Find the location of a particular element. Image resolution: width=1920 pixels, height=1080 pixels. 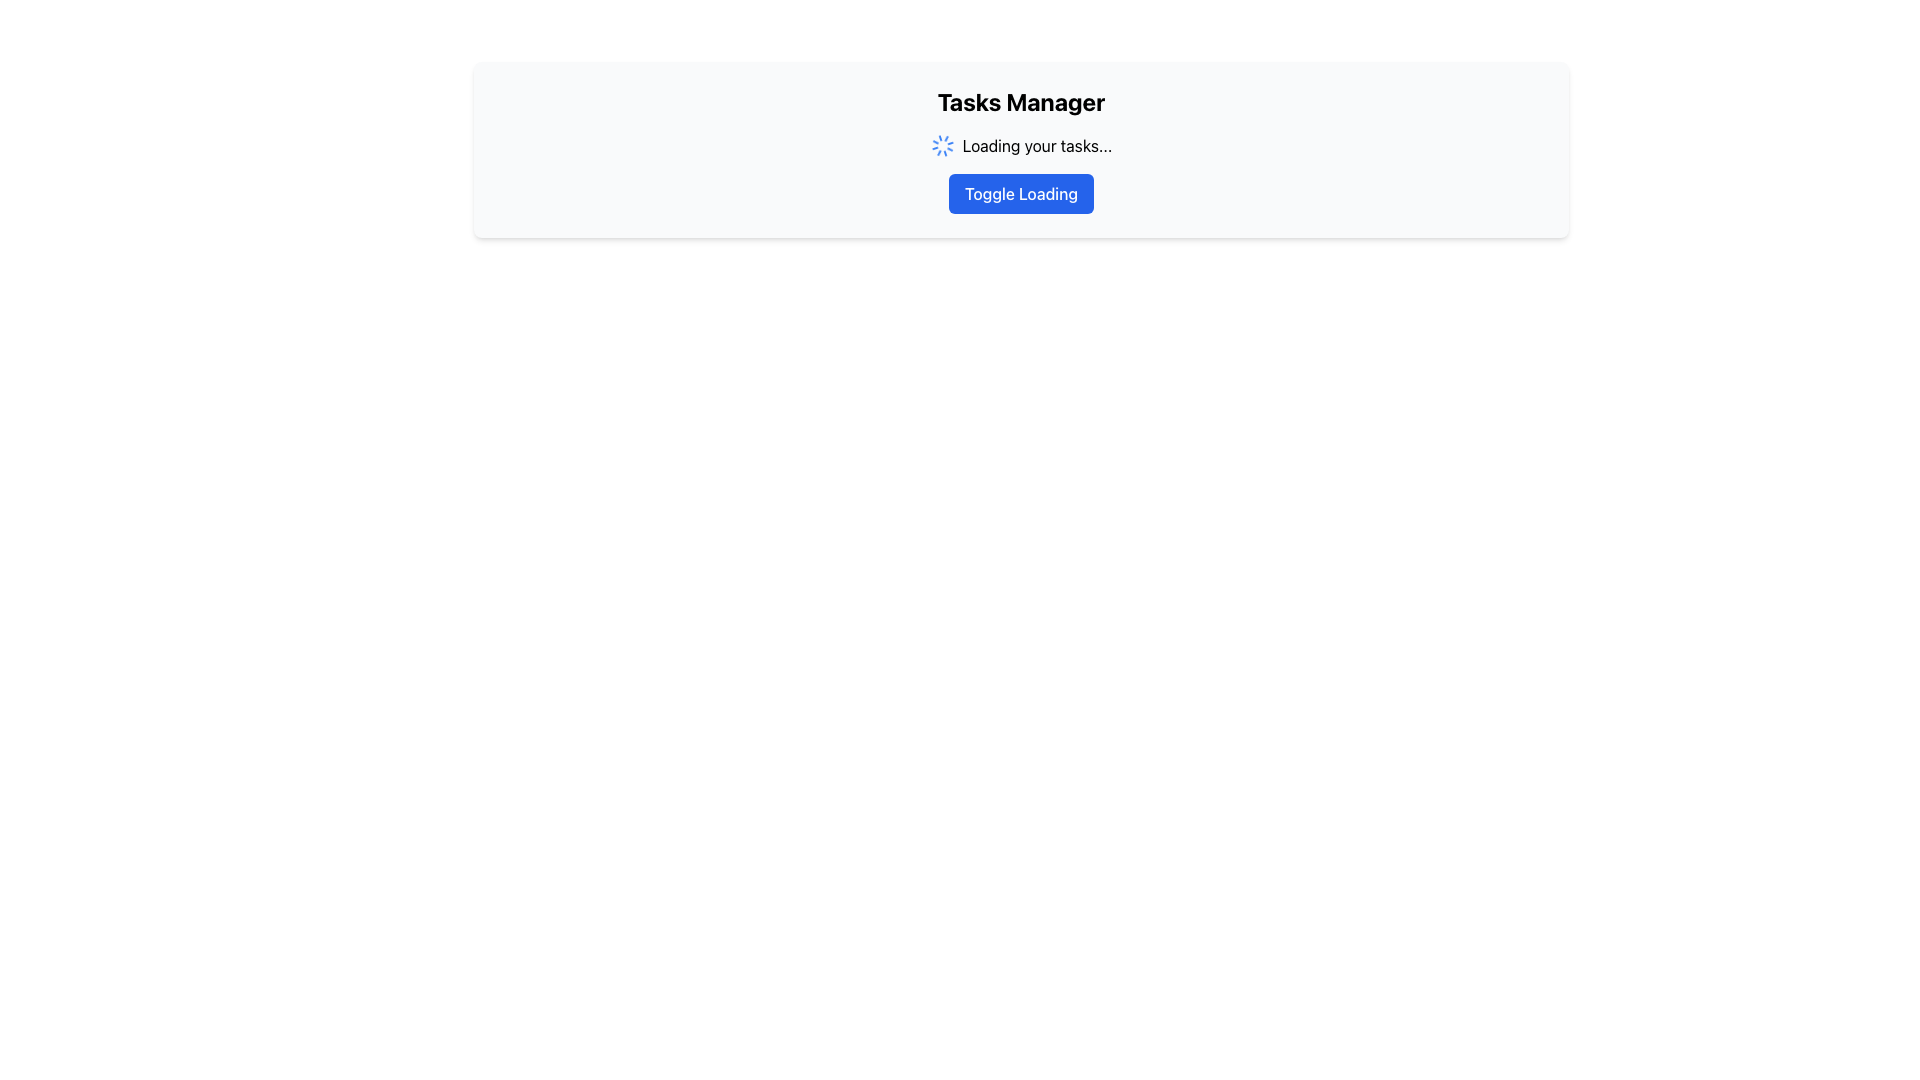

the 'Tasks Manager' text header, which is bold and large, centered at the top of the interface and serves as the section header is located at coordinates (1021, 101).